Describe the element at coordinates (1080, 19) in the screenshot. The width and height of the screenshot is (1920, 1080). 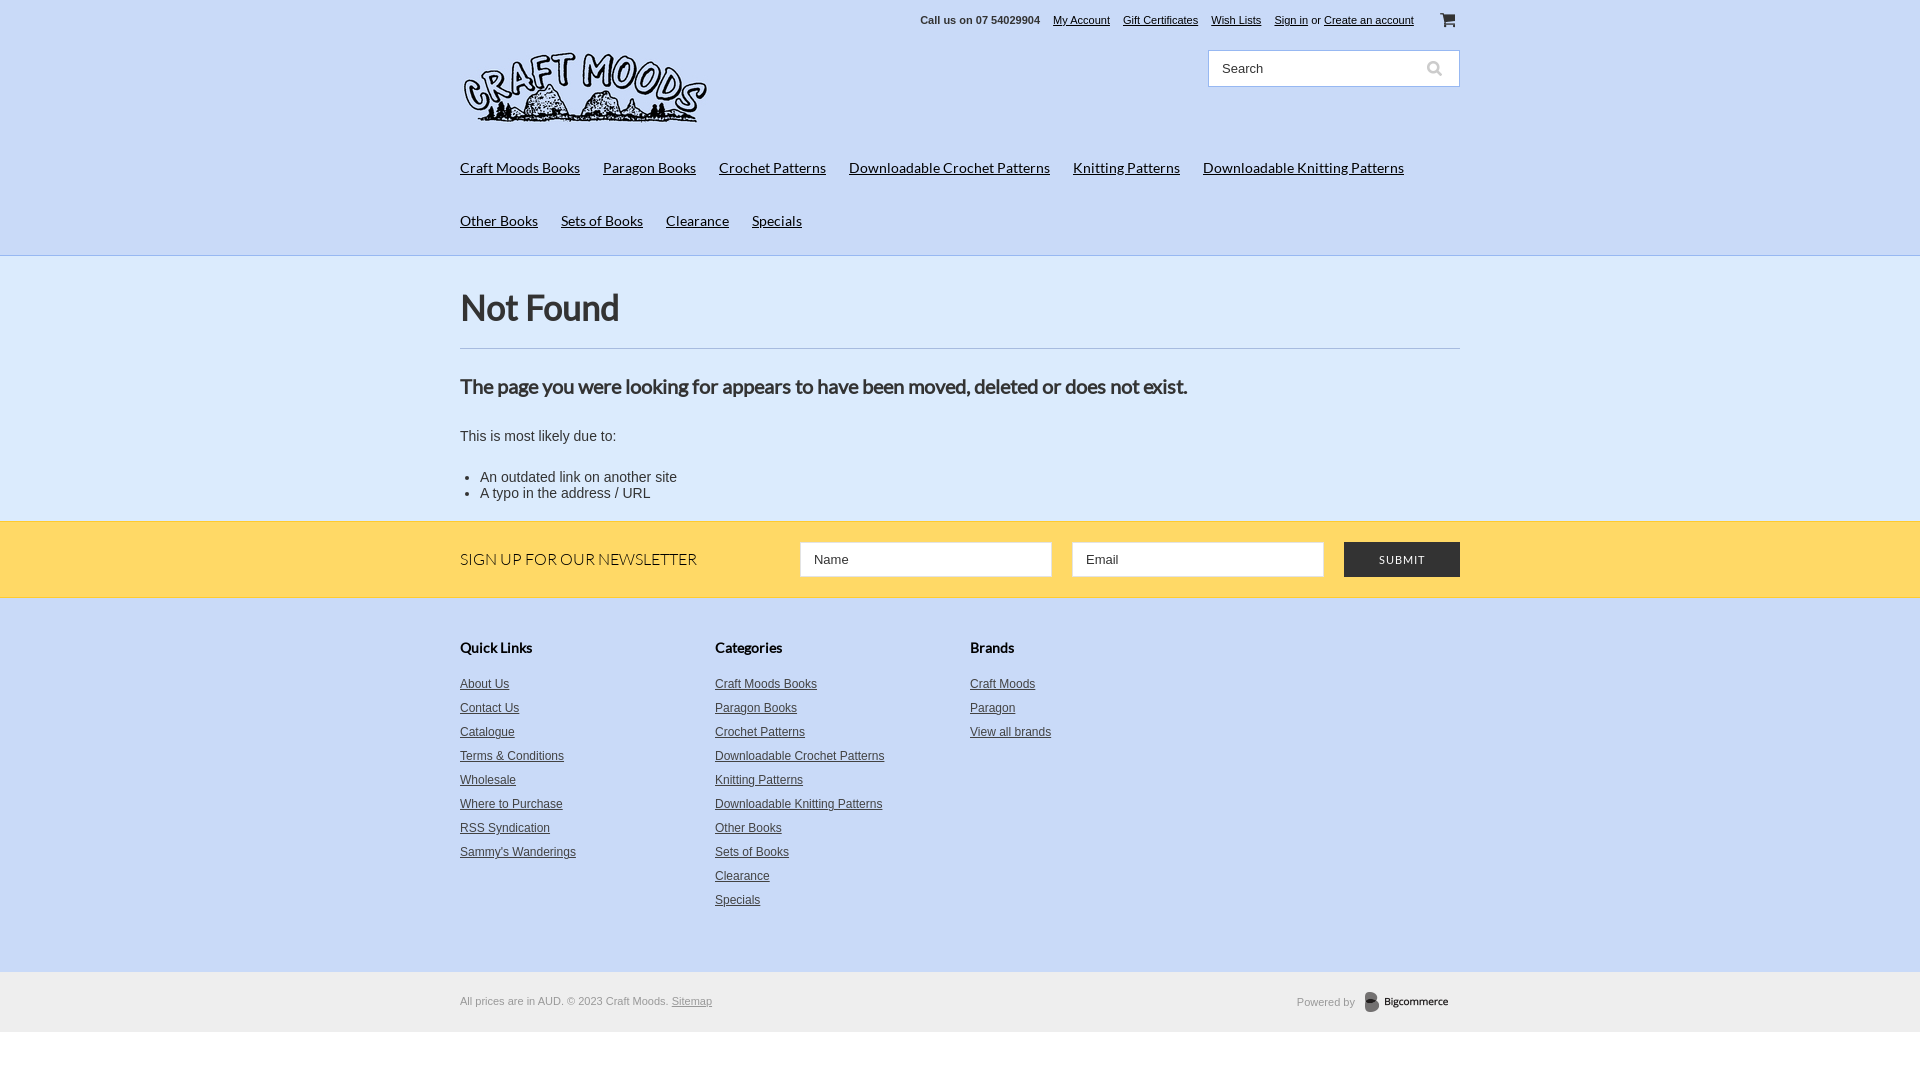
I see `'My Account'` at that location.